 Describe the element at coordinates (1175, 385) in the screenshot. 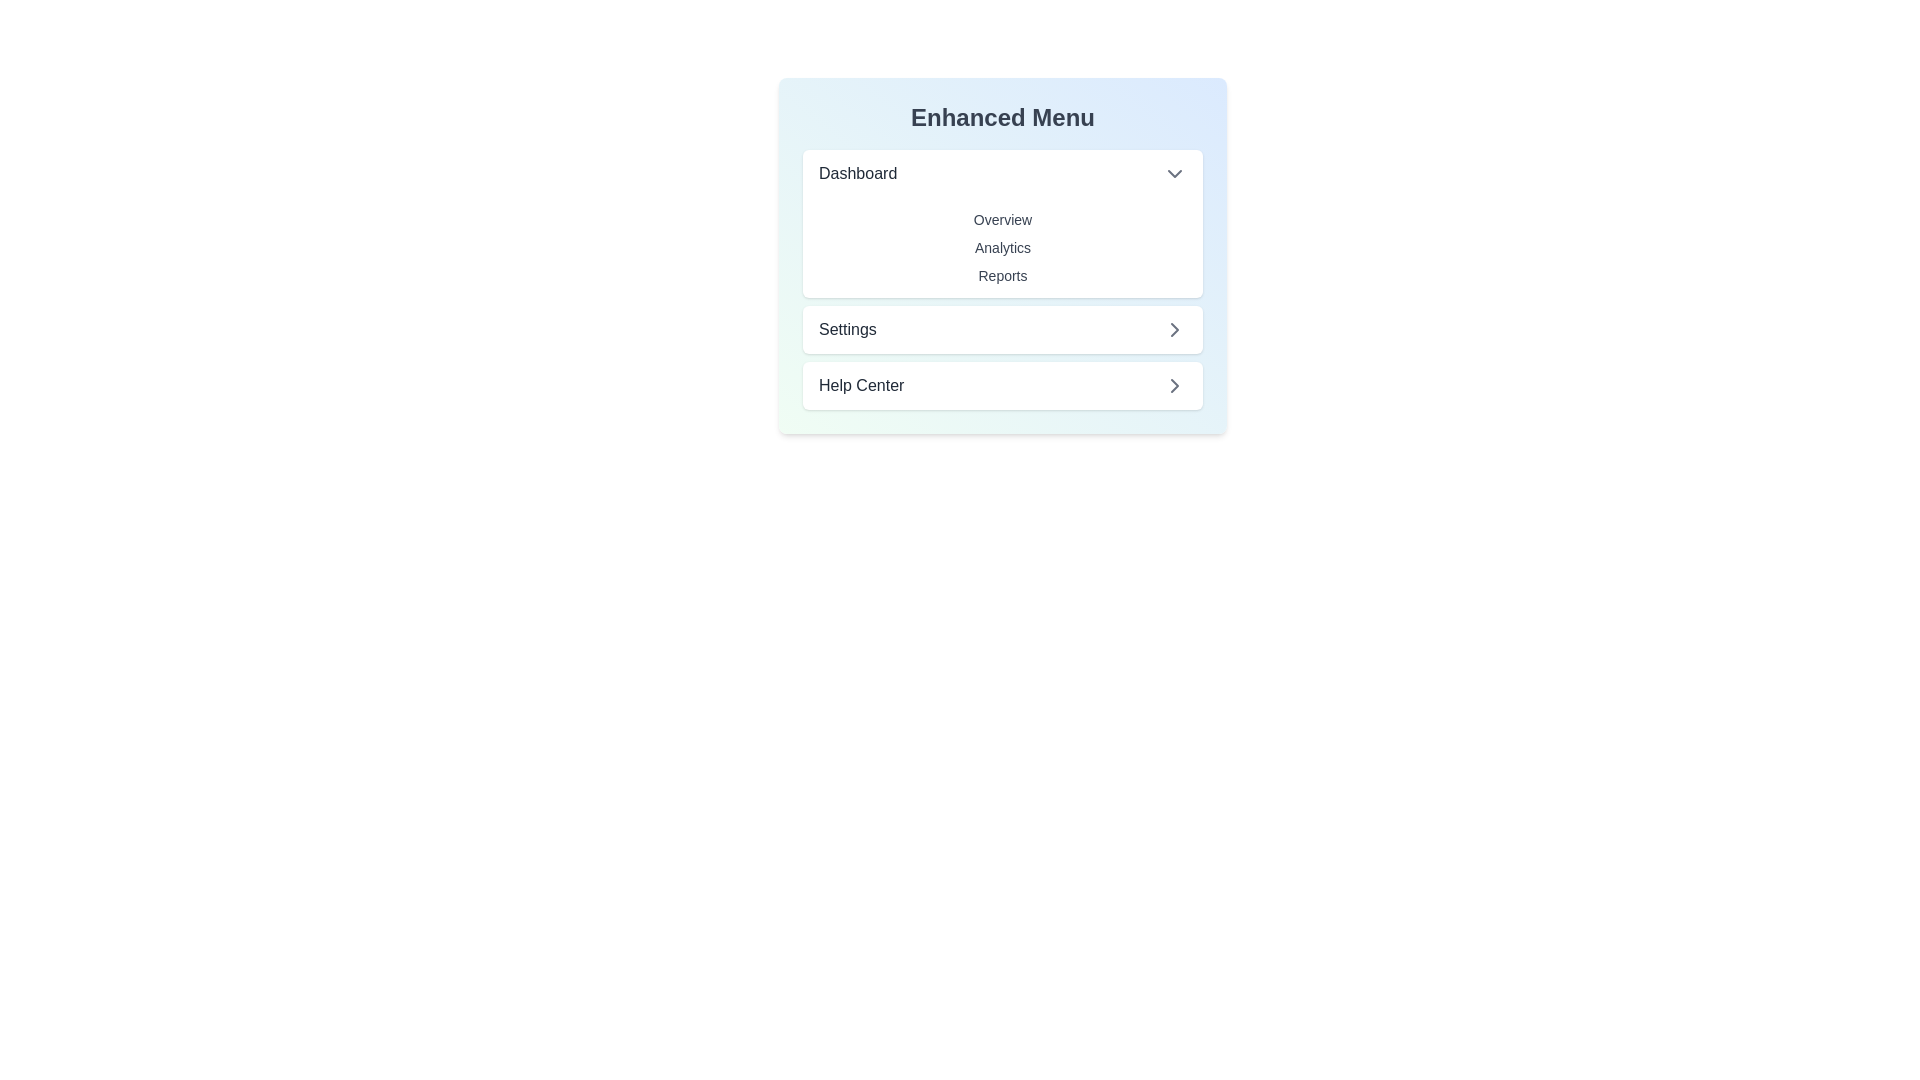

I see `the right-facing chevron SVG graphic located within the 'Help Center' menu entry, positioned to the right of the text 'Help Center'` at that location.